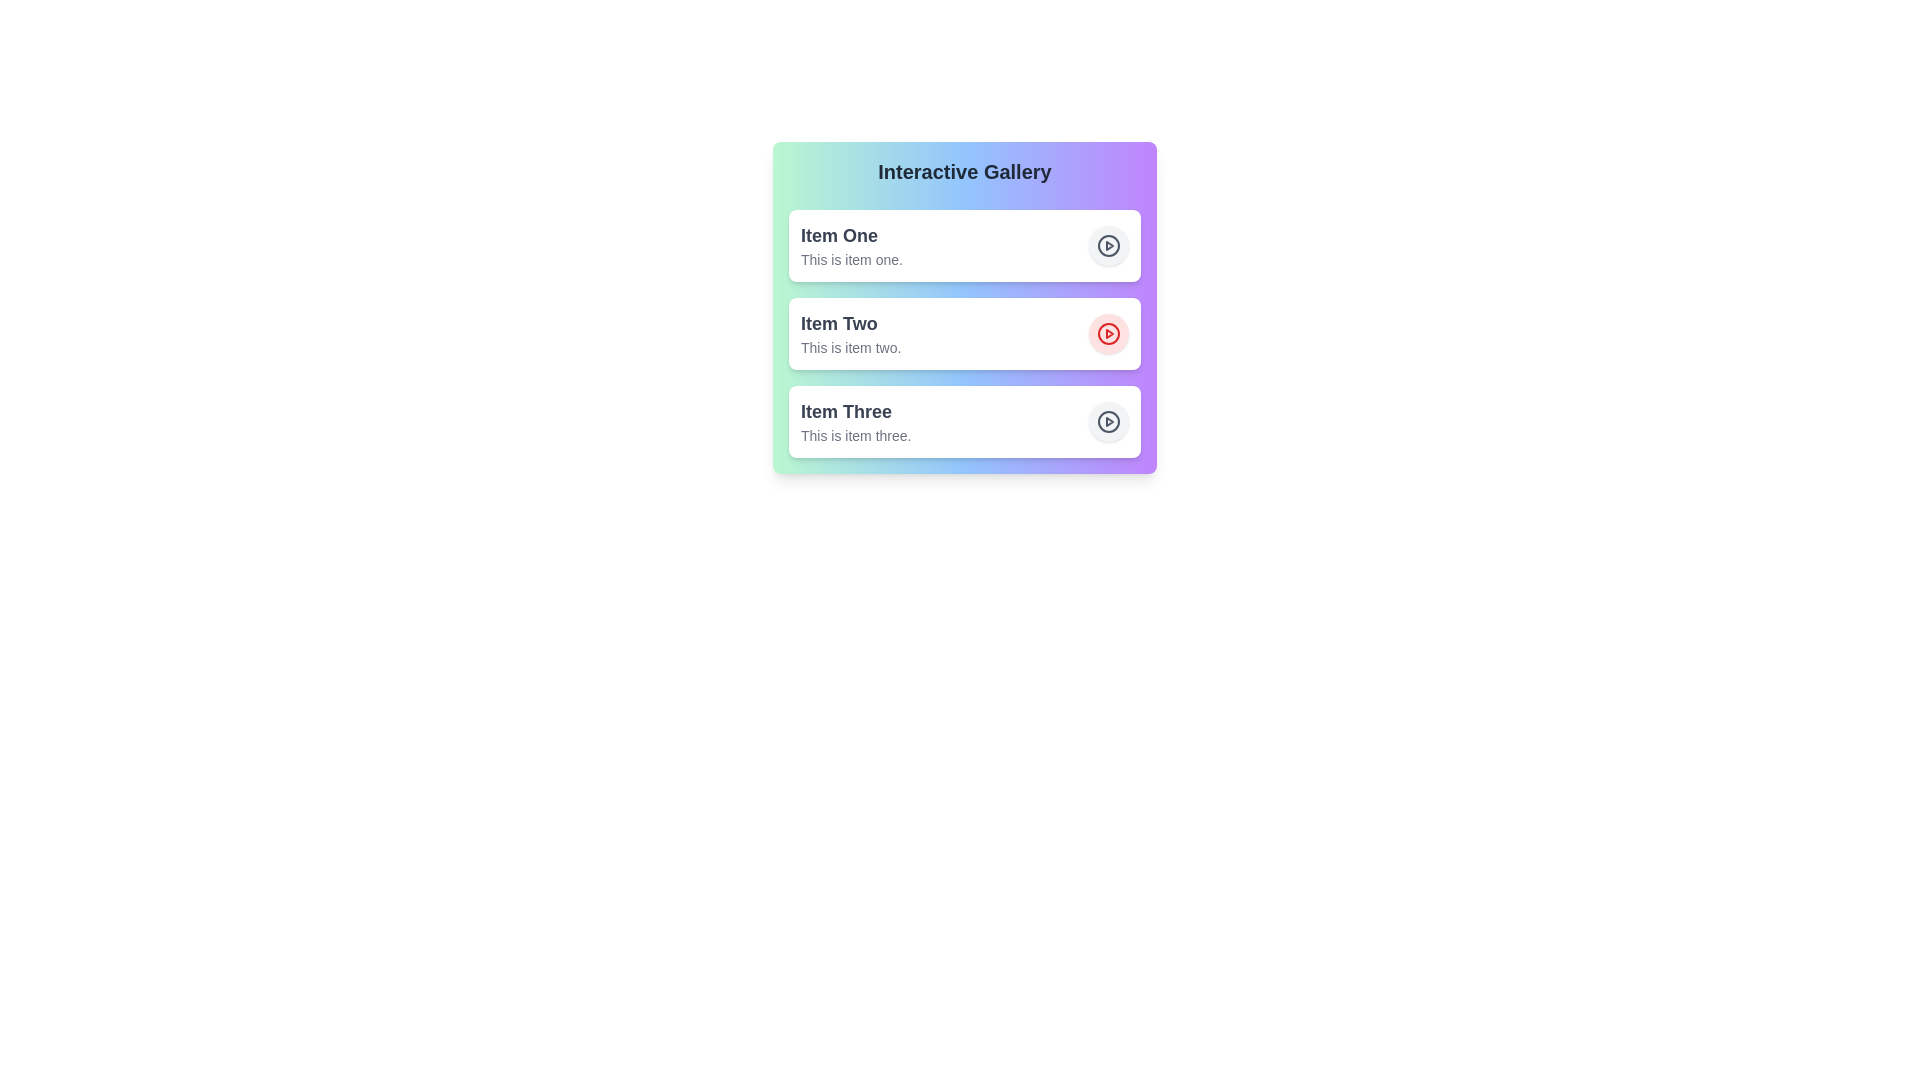 This screenshot has width=1920, height=1080. Describe the element at coordinates (964, 245) in the screenshot. I see `the item labeled 'Item One' to observe the hover effect` at that location.